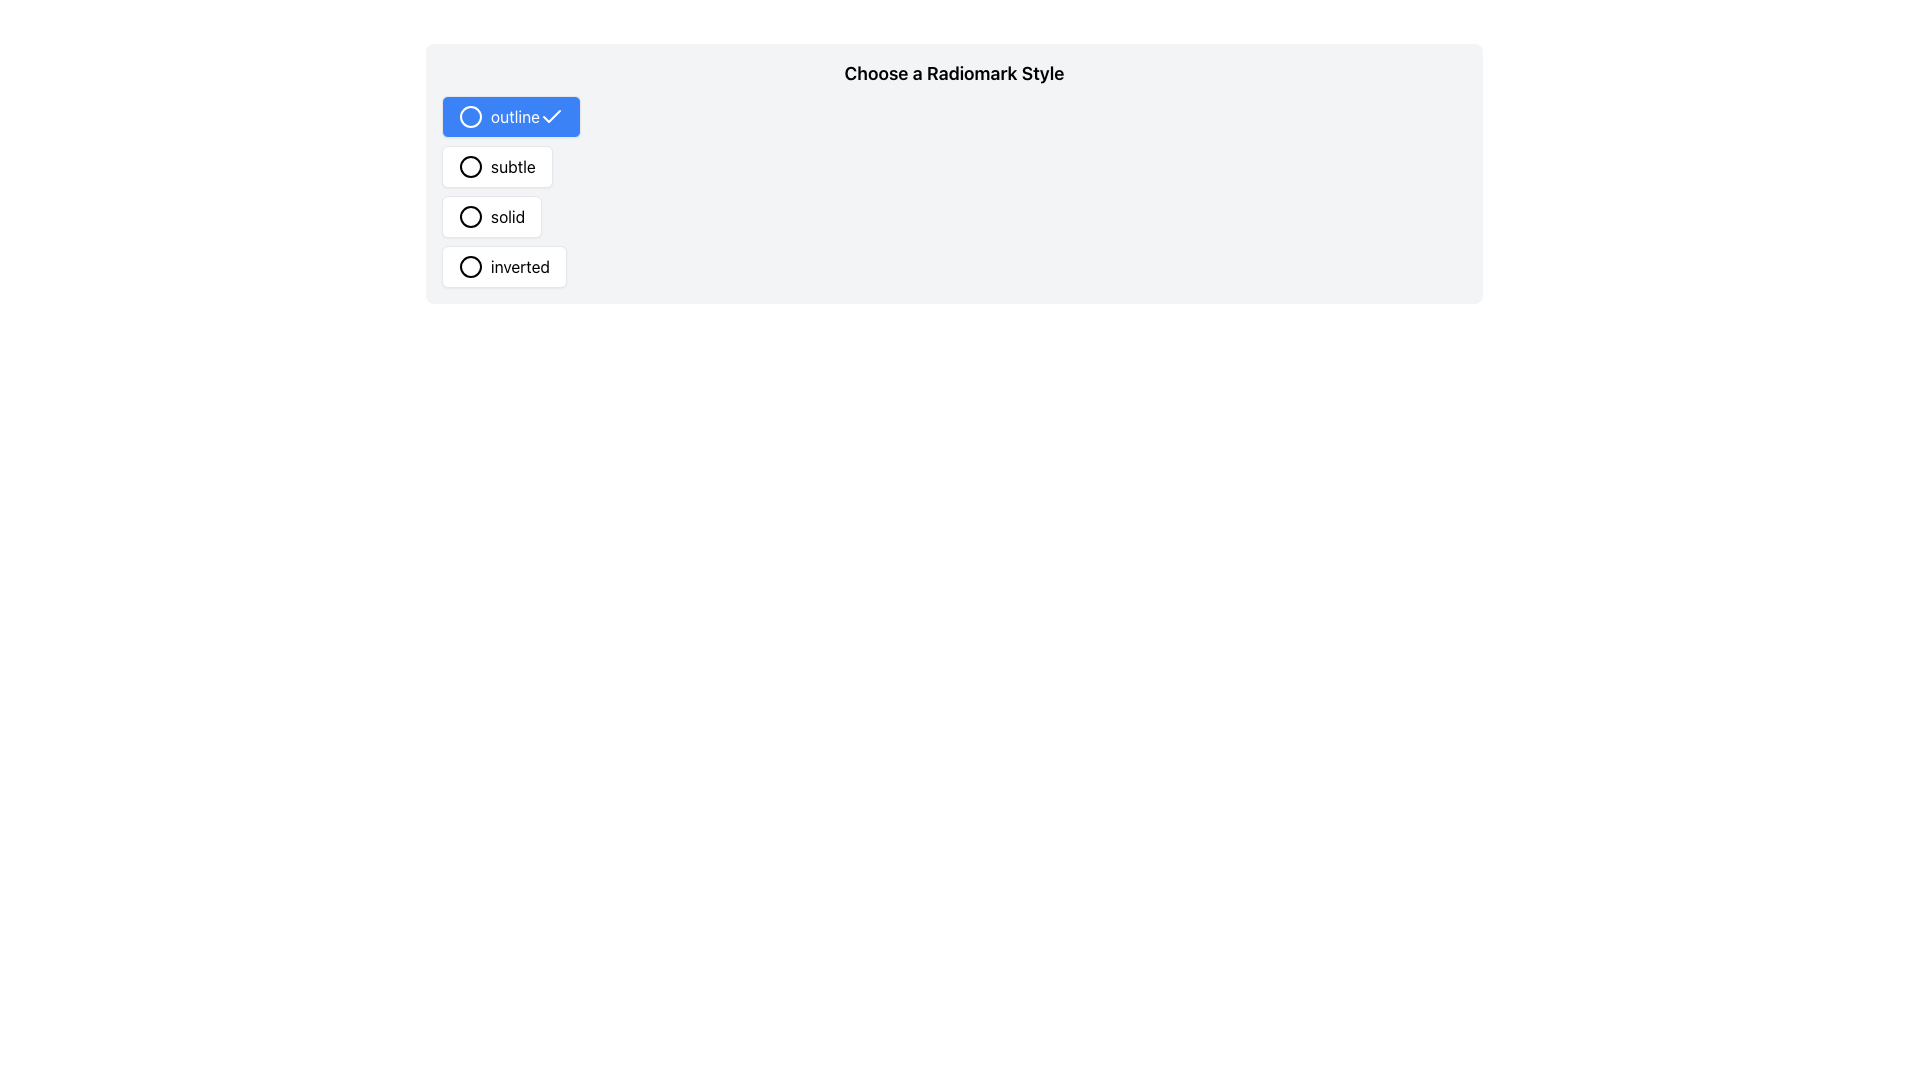 The image size is (1920, 1080). I want to click on the radio button represented by the inner SVG Circle, which is the second option in the selection menu, indicating its state as selected, so click(469, 216).